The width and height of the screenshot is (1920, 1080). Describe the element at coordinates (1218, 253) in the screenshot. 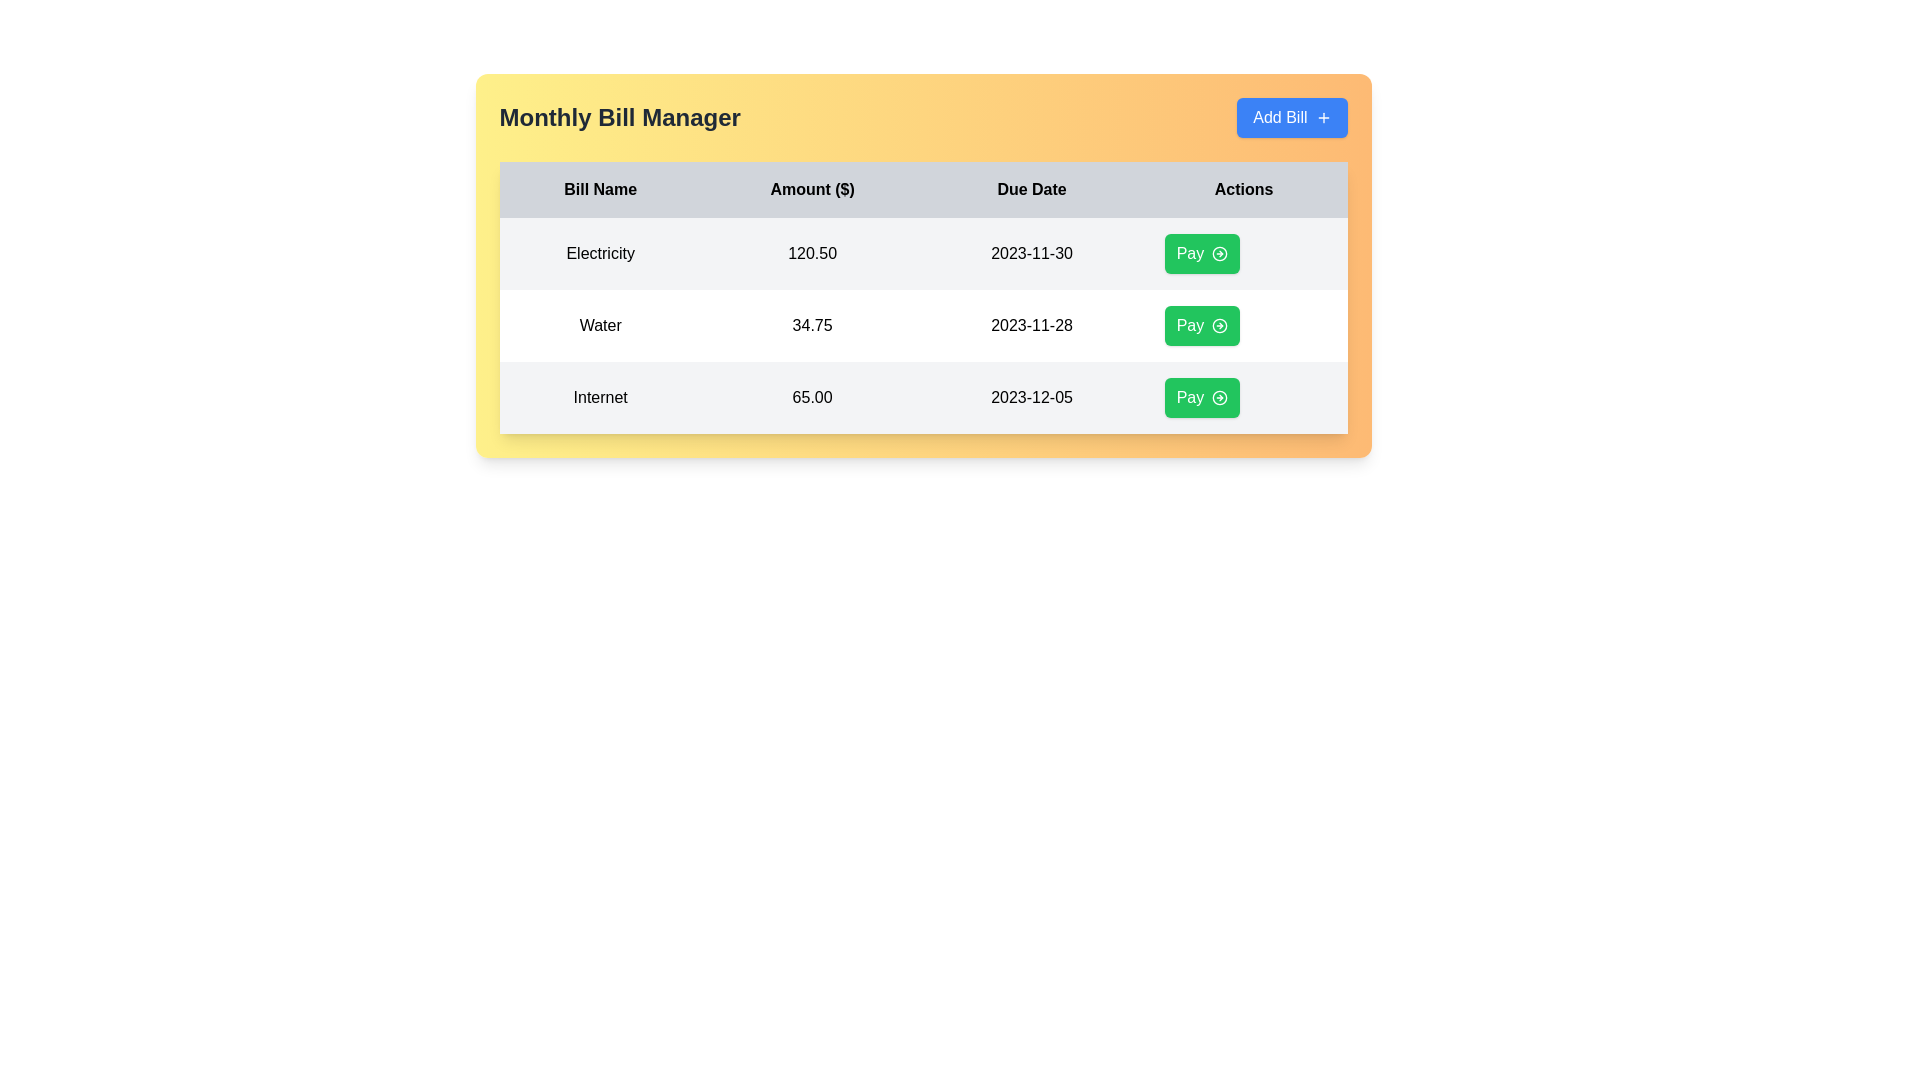

I see `the circular icon with an arrow inside the 'Pay' button, which has a green background and is located` at that location.